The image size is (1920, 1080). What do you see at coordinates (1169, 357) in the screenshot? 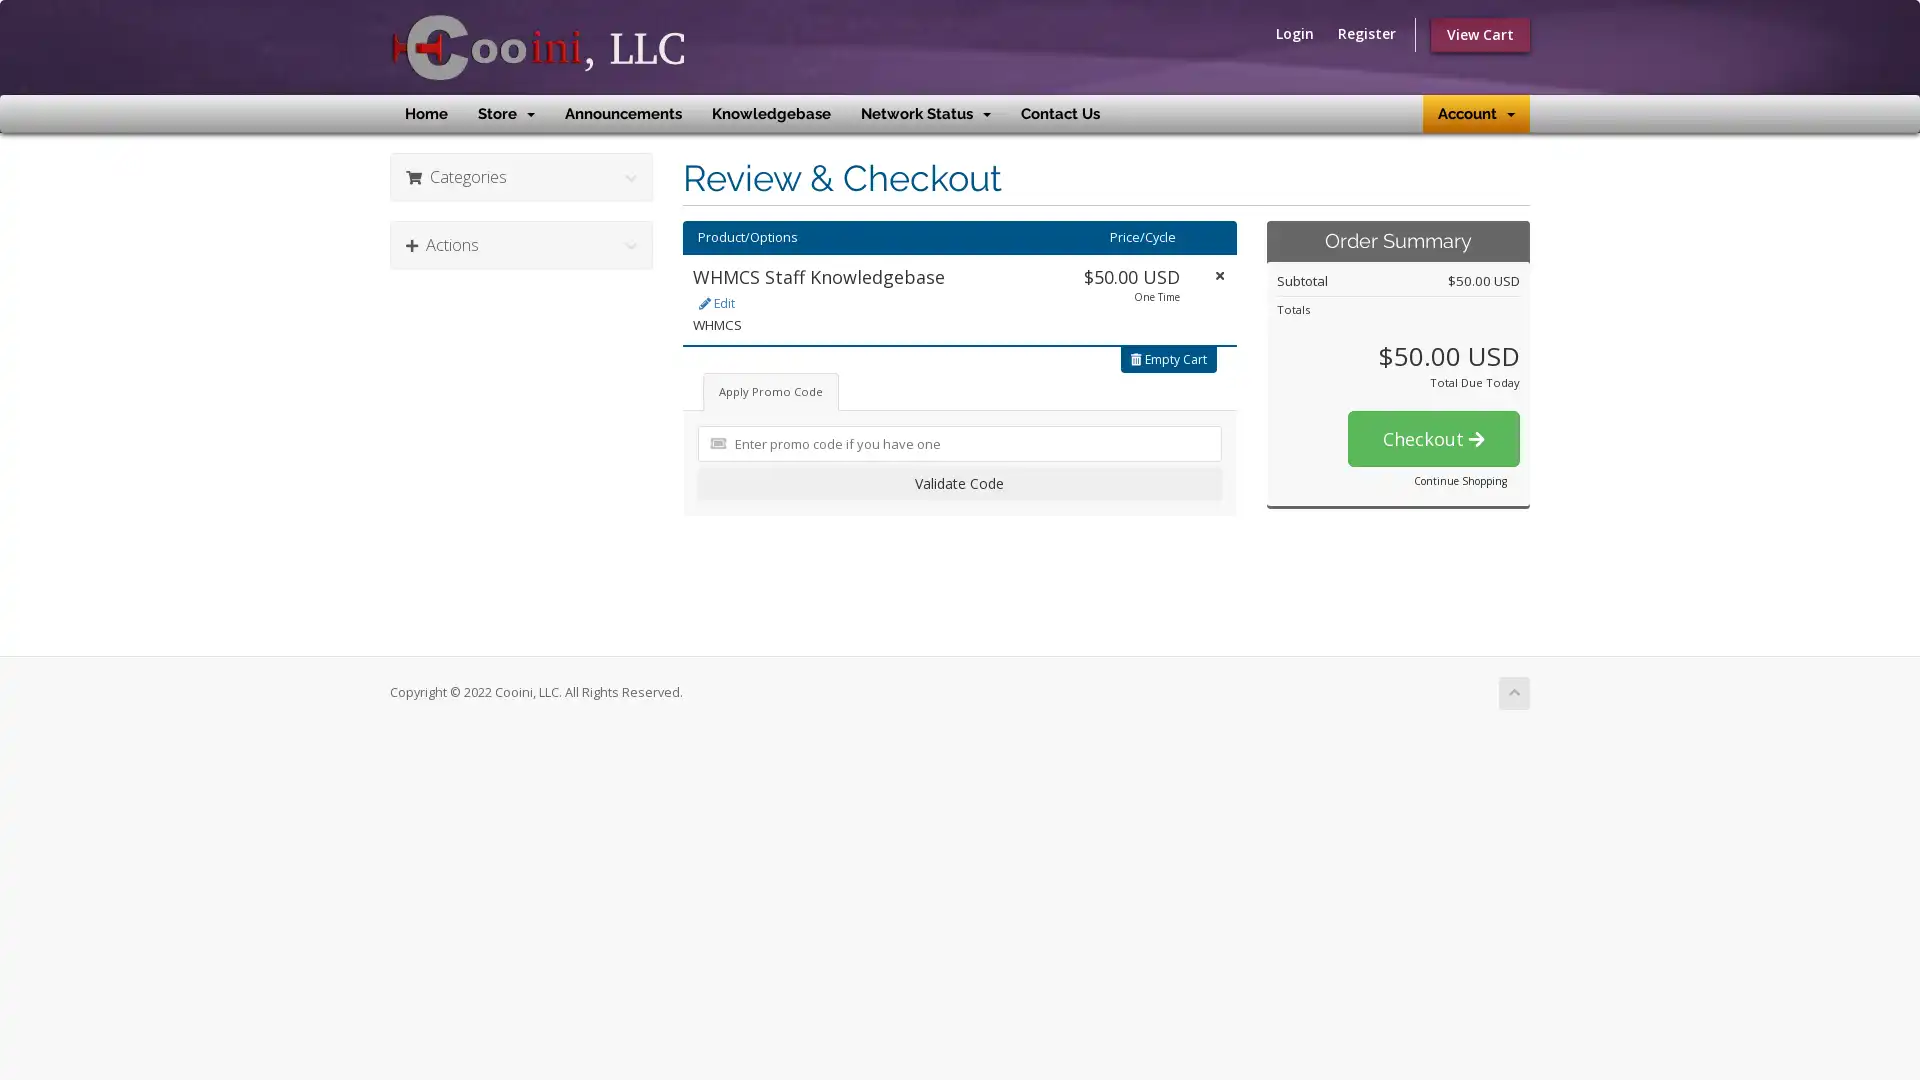
I see `Empty Cart` at bounding box center [1169, 357].